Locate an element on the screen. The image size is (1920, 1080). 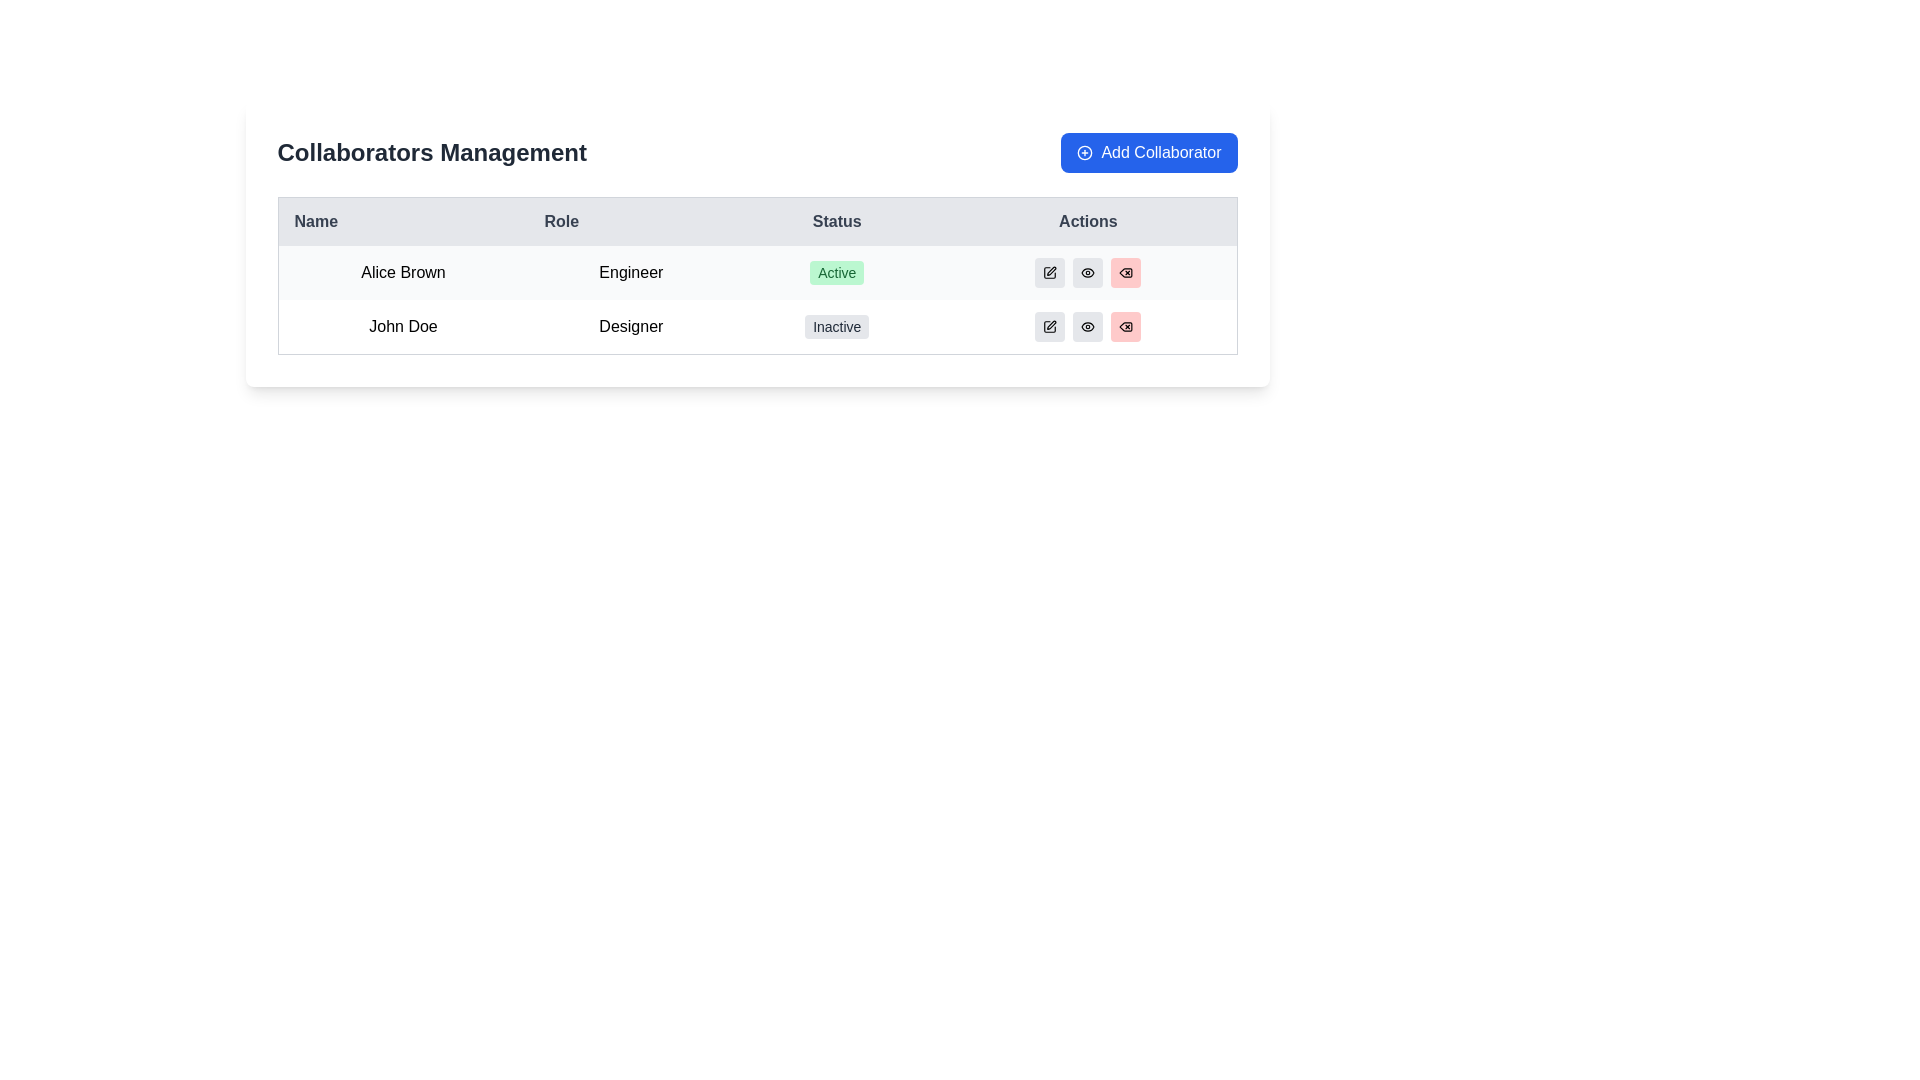
the 'Active' status badge, which has bold green text on a light green background and is located in the 'Status' column next to 'Engineer' for 'Alice Brown' is located at coordinates (837, 273).